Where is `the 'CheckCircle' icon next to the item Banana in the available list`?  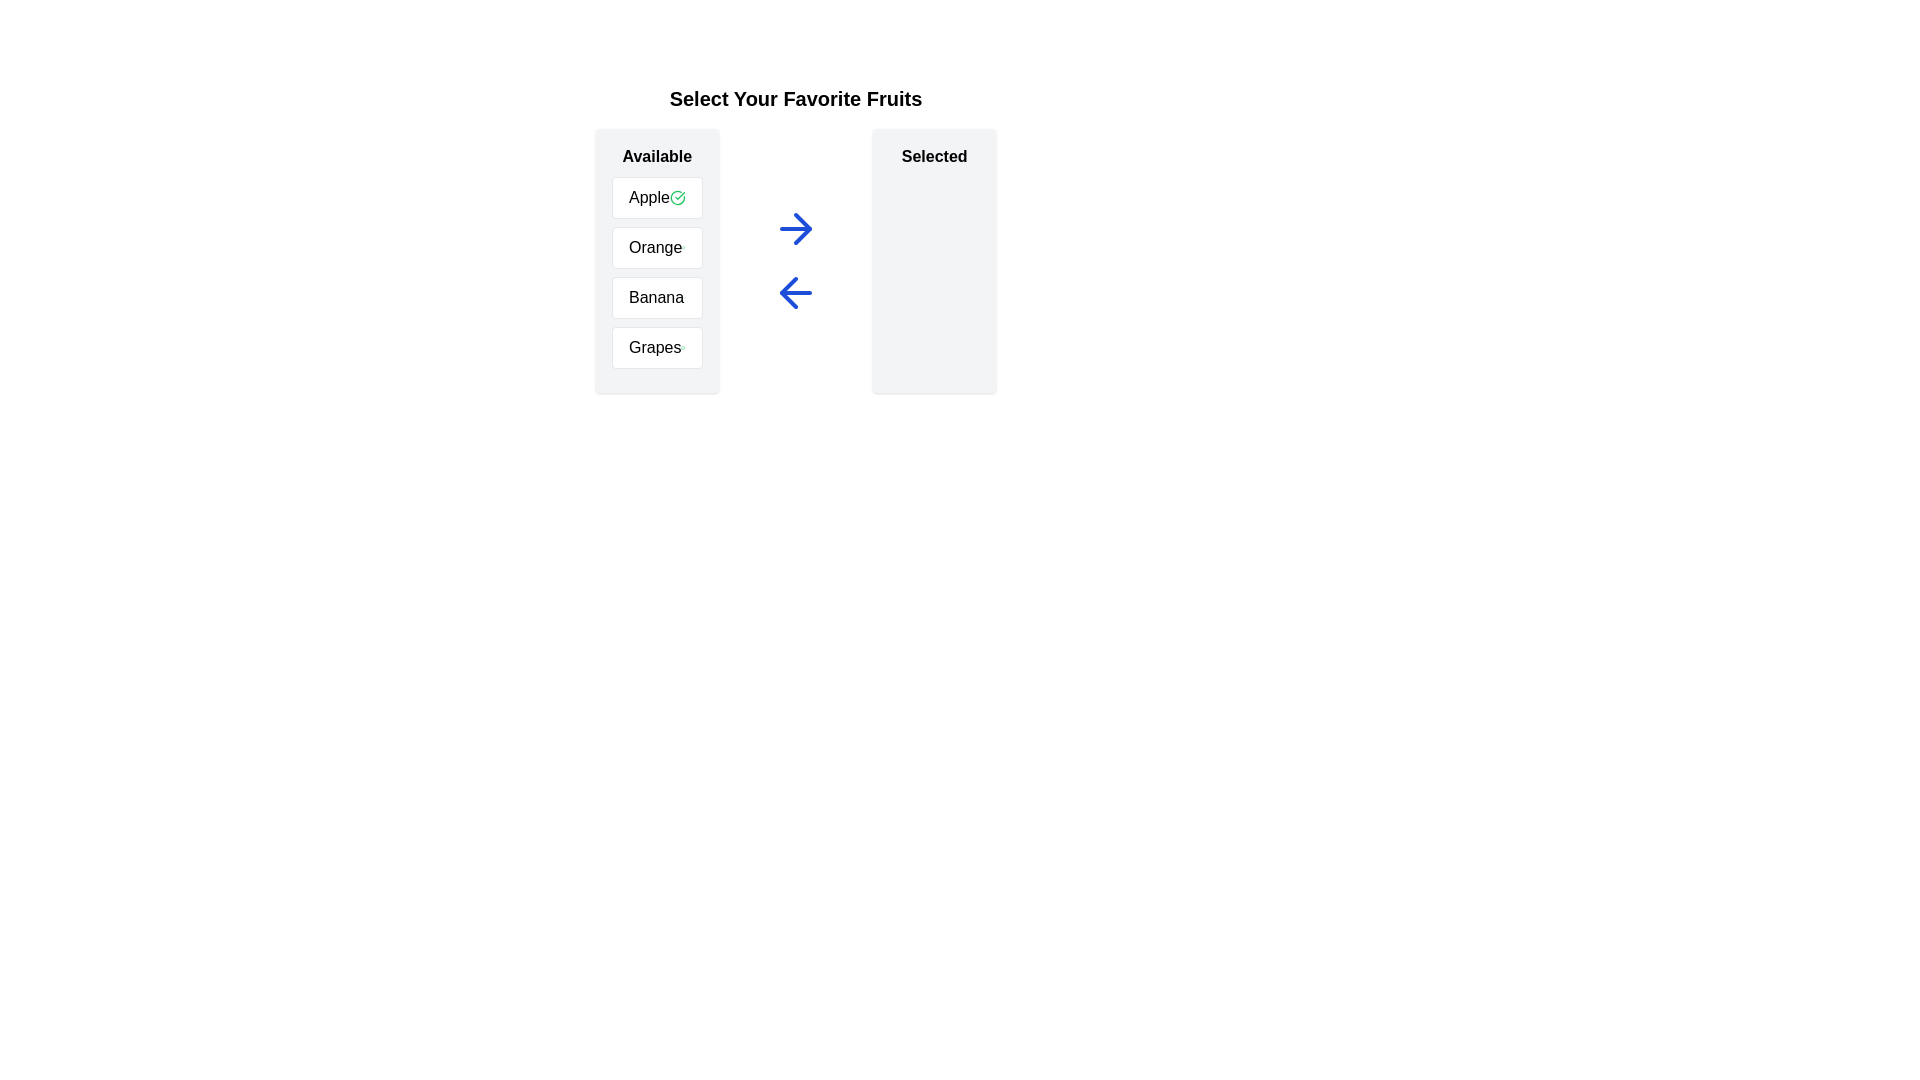
the 'CheckCircle' icon next to the item Banana in the available list is located at coordinates (684, 297).